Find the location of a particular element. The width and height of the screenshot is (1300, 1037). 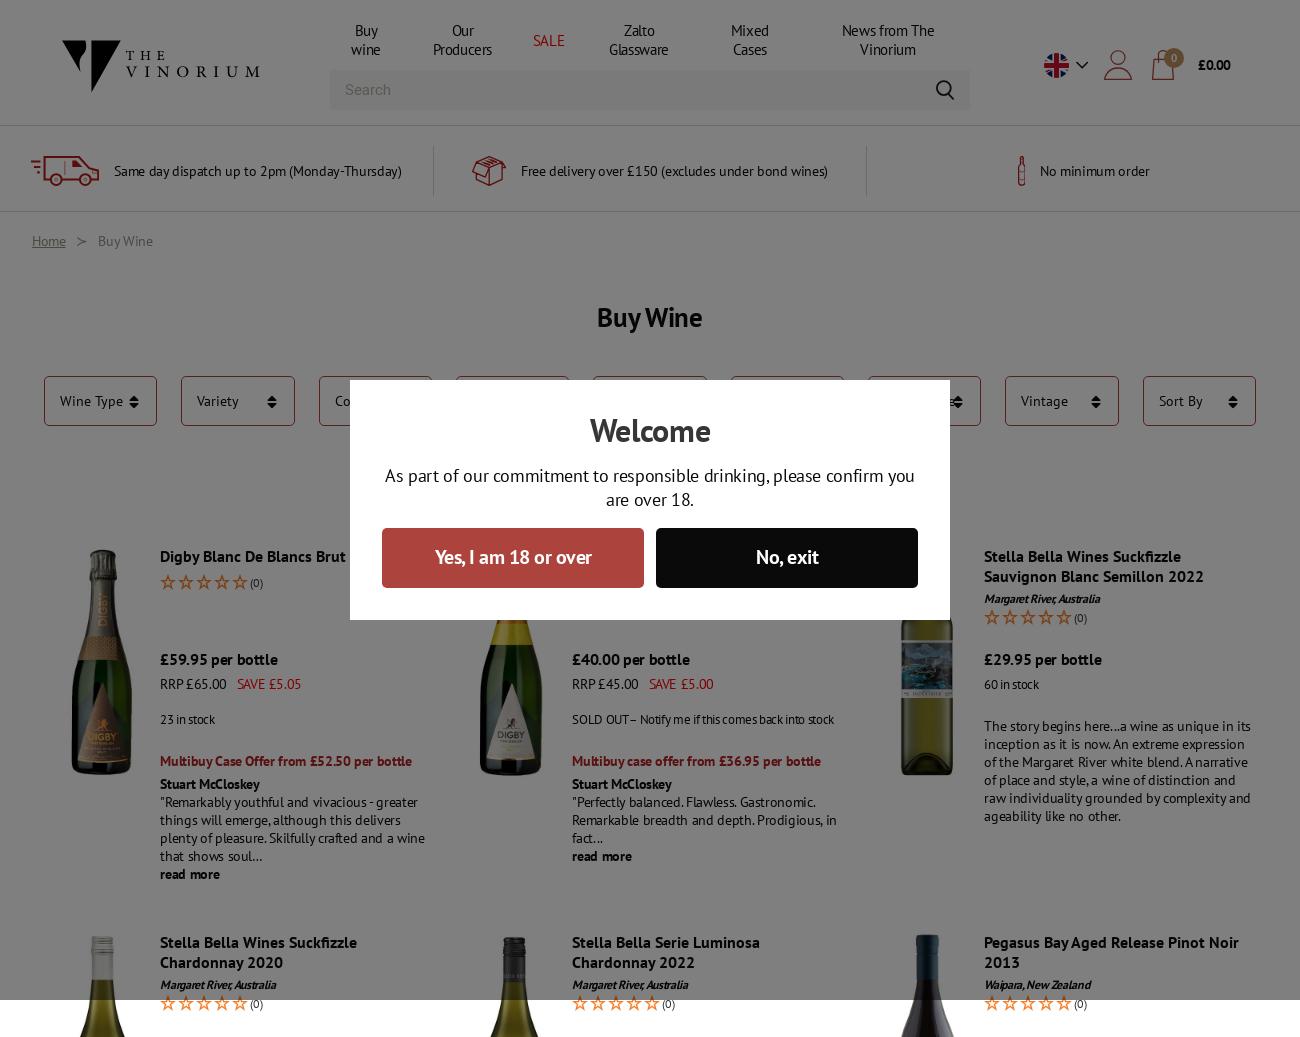

'Save £5.00' is located at coordinates (679, 684).